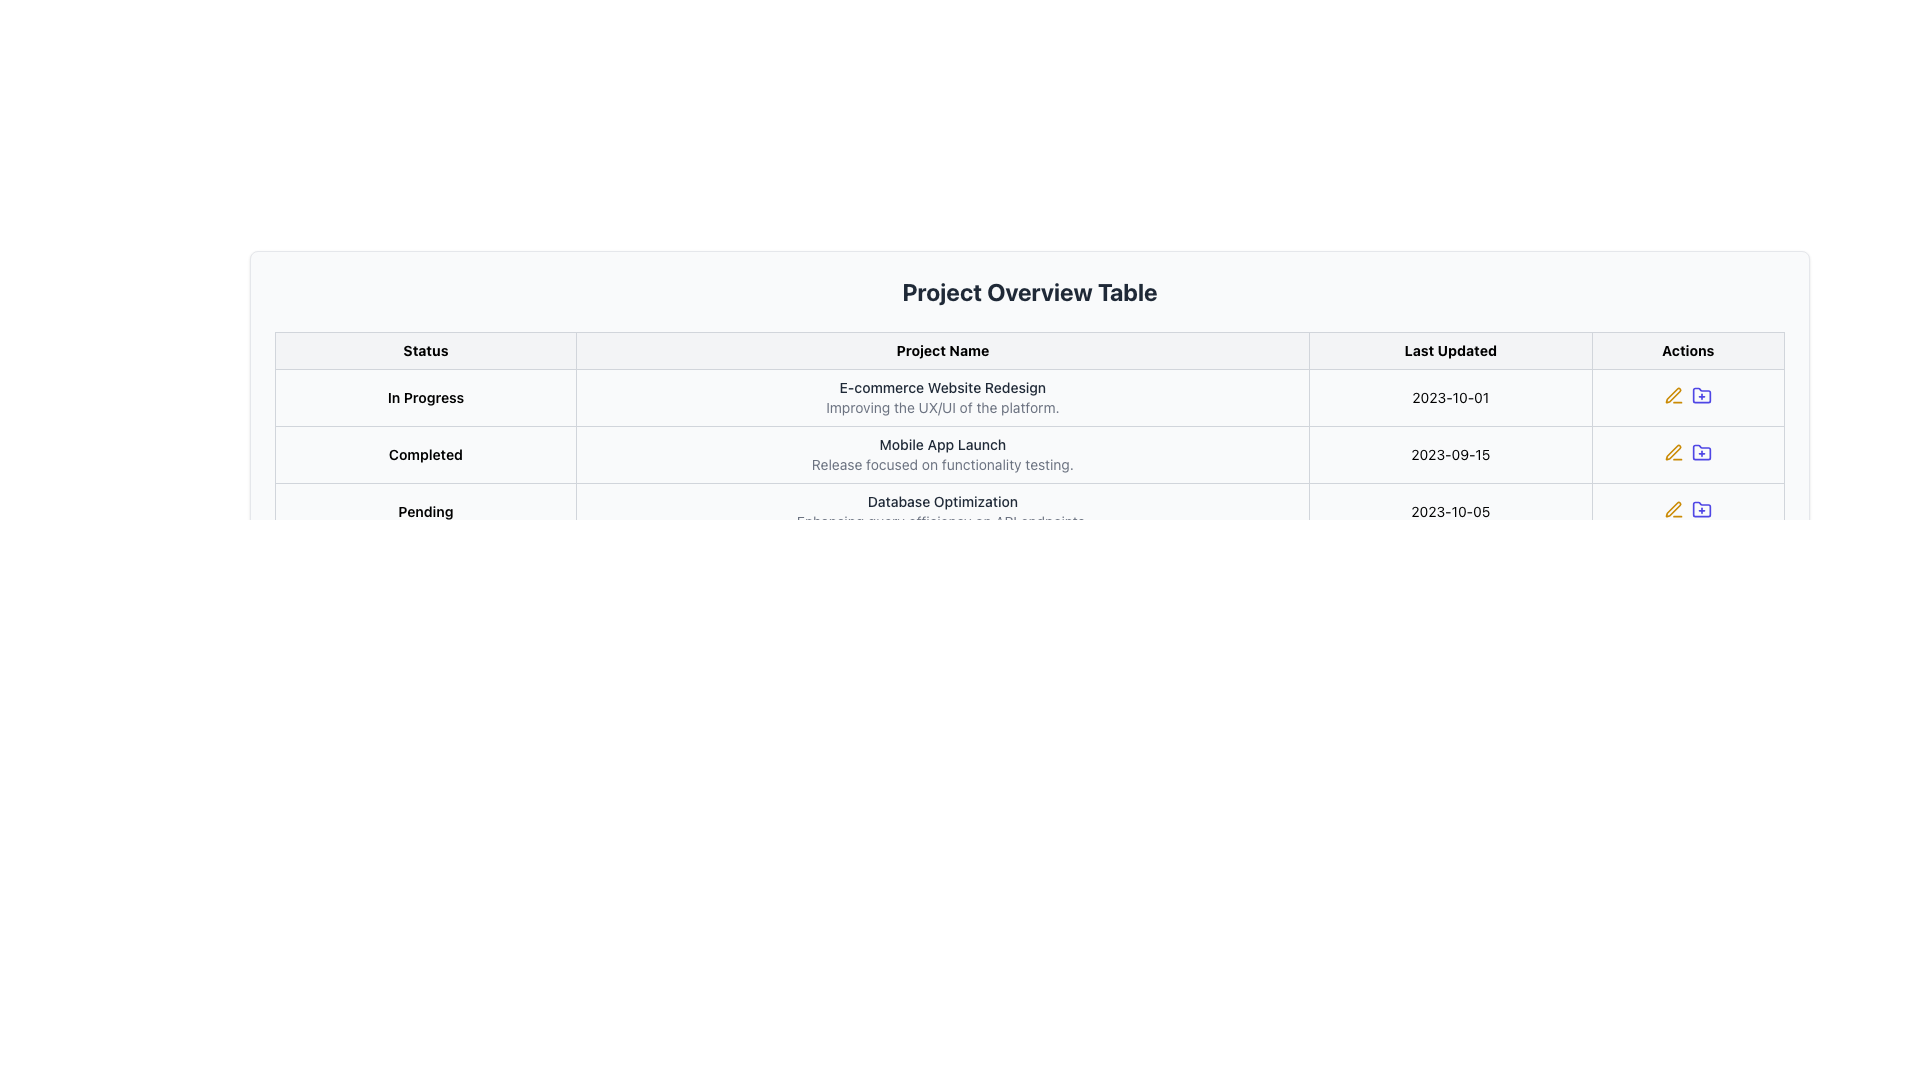 This screenshot has height=1080, width=1920. Describe the element at coordinates (1701, 508) in the screenshot. I see `the folder action icon in the 'Actions' column of the third row for 'Database Optimization' in the Project Overview Table` at that location.